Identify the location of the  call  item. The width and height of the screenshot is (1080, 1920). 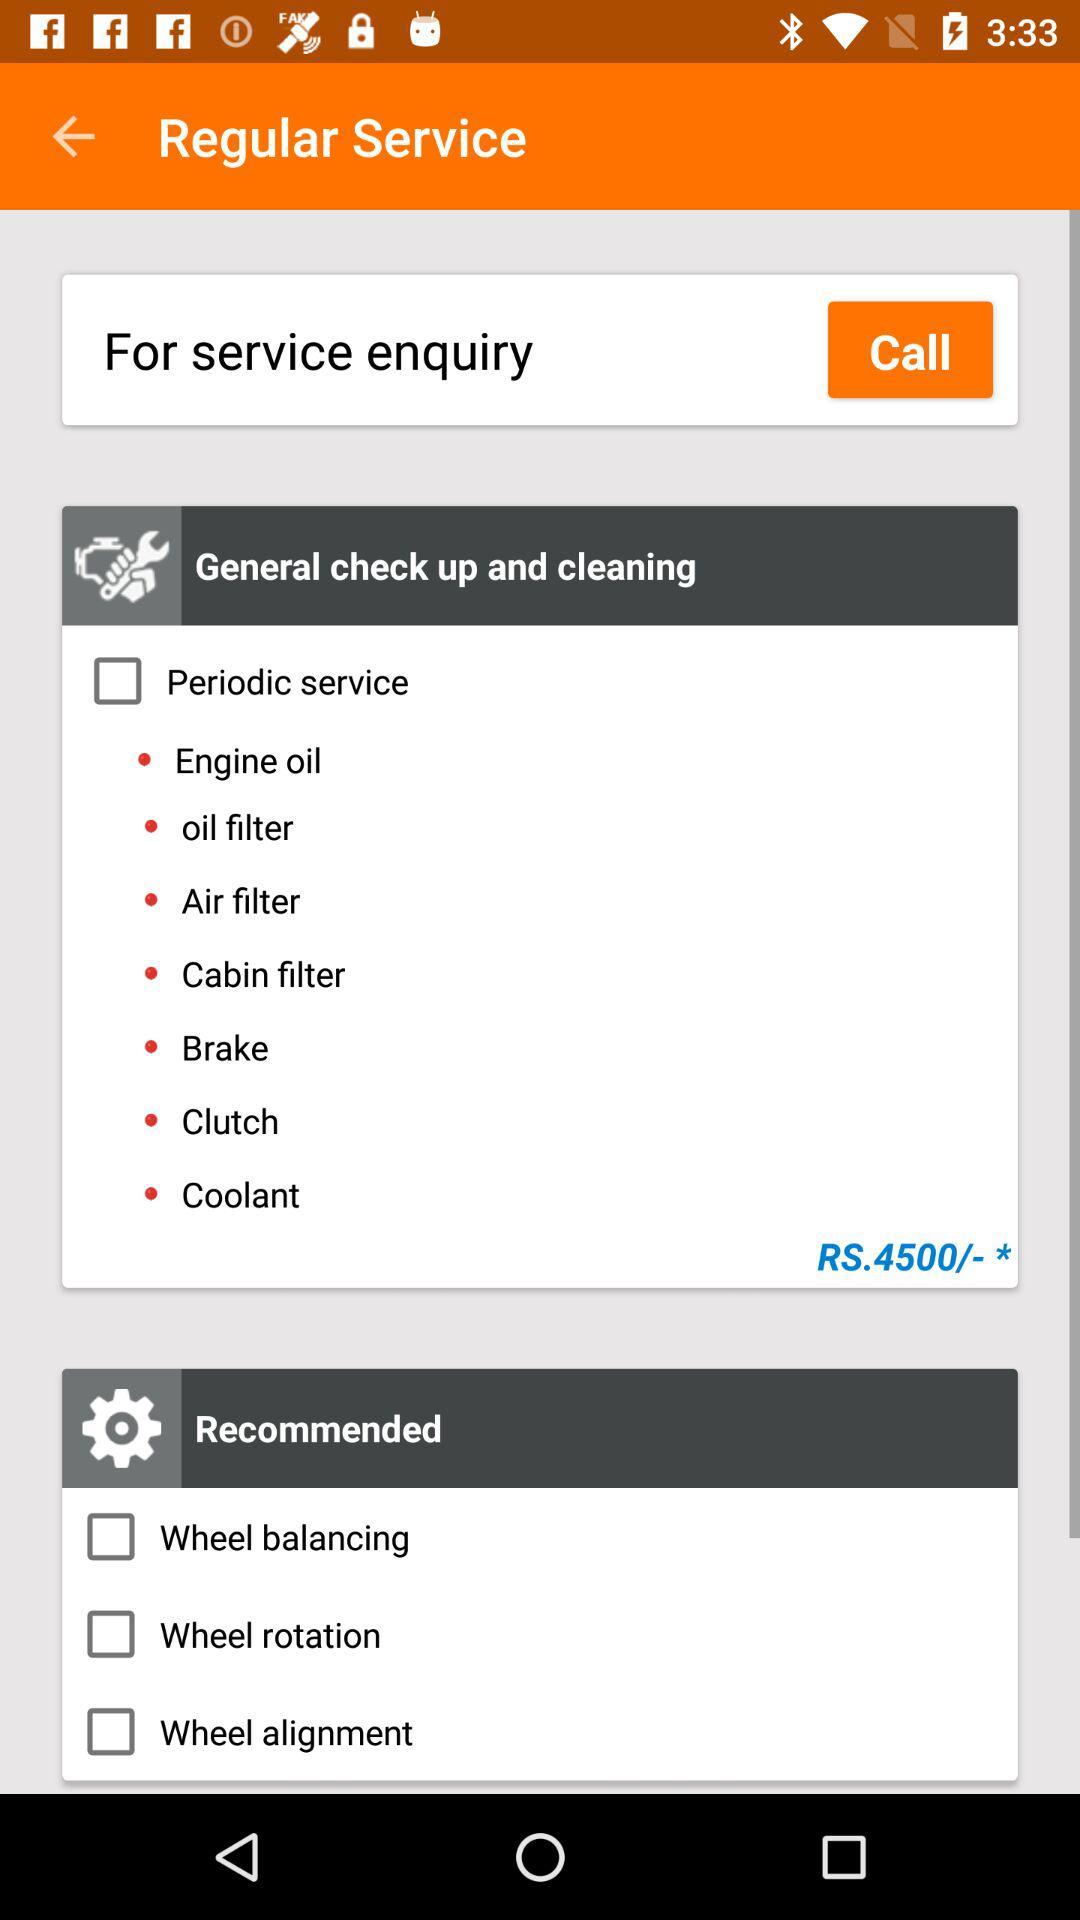
(910, 349).